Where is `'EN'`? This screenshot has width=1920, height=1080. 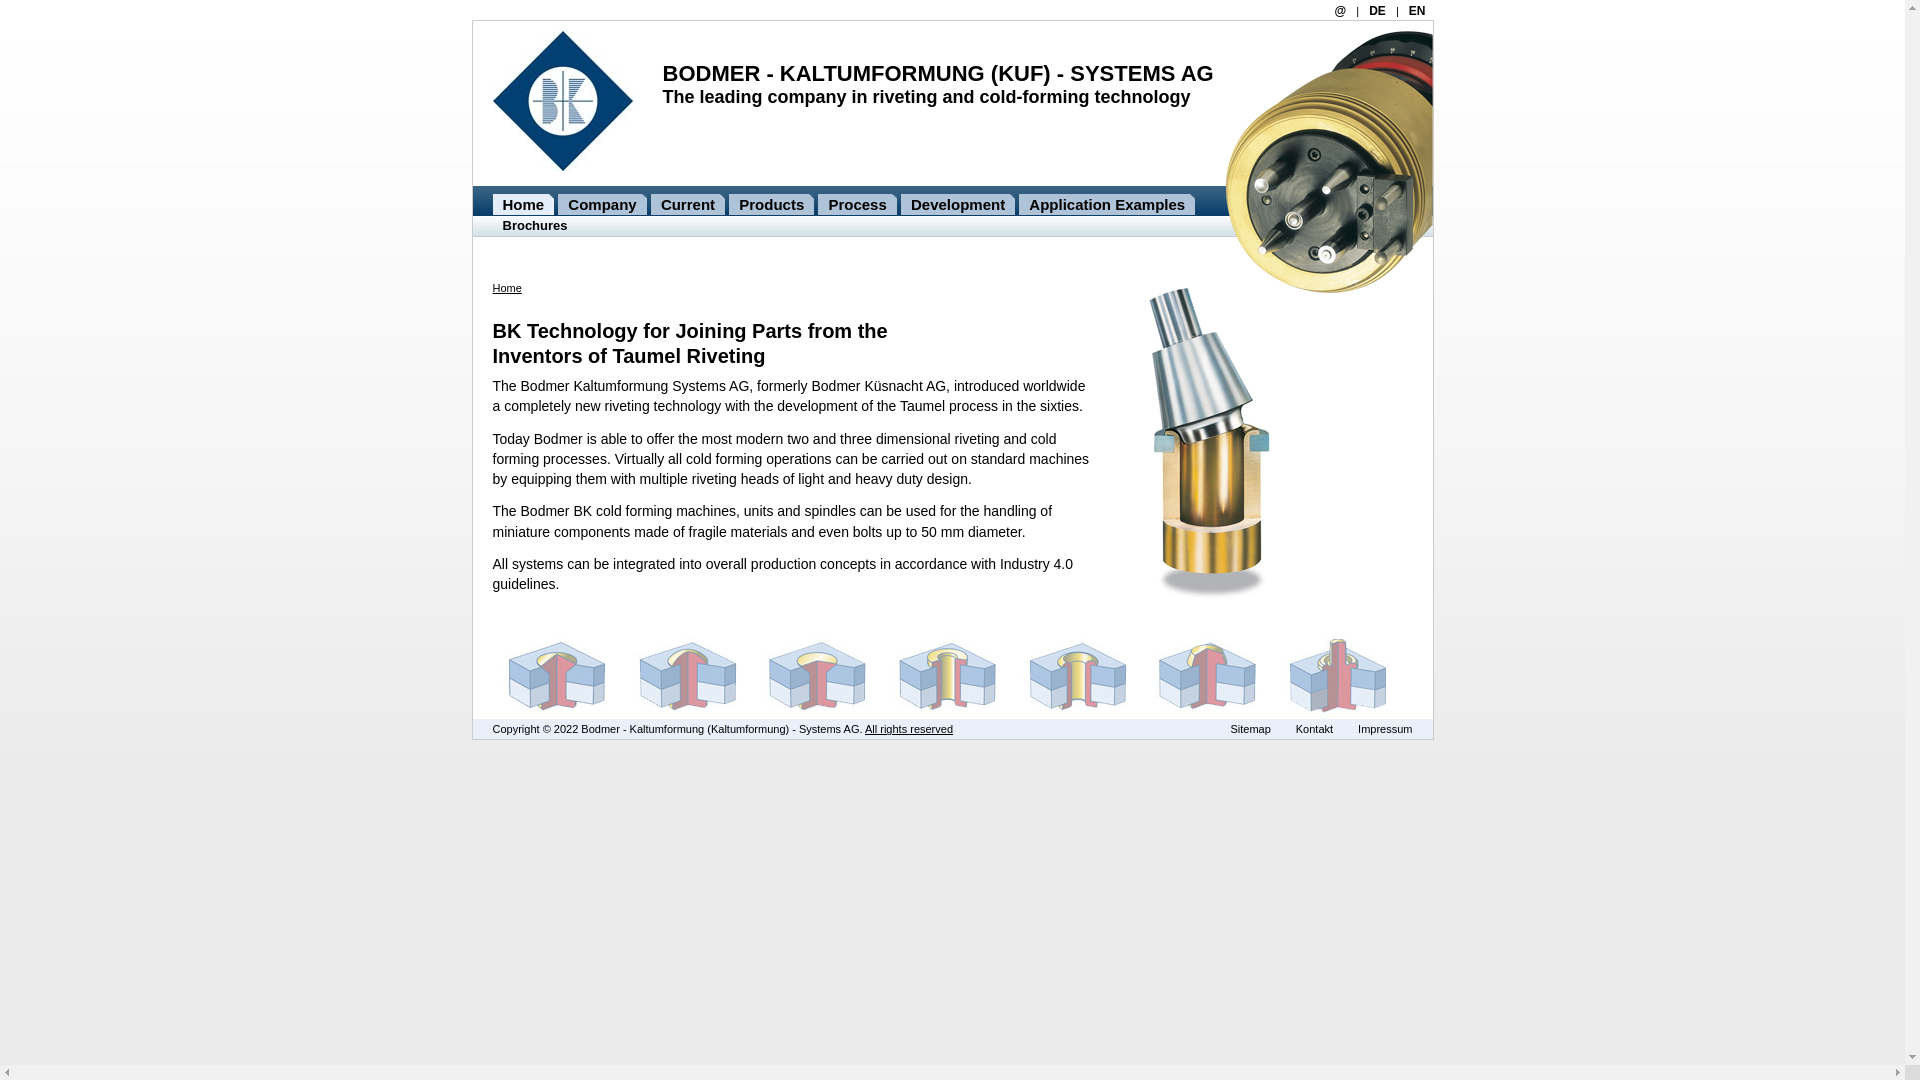
'EN' is located at coordinates (1416, 11).